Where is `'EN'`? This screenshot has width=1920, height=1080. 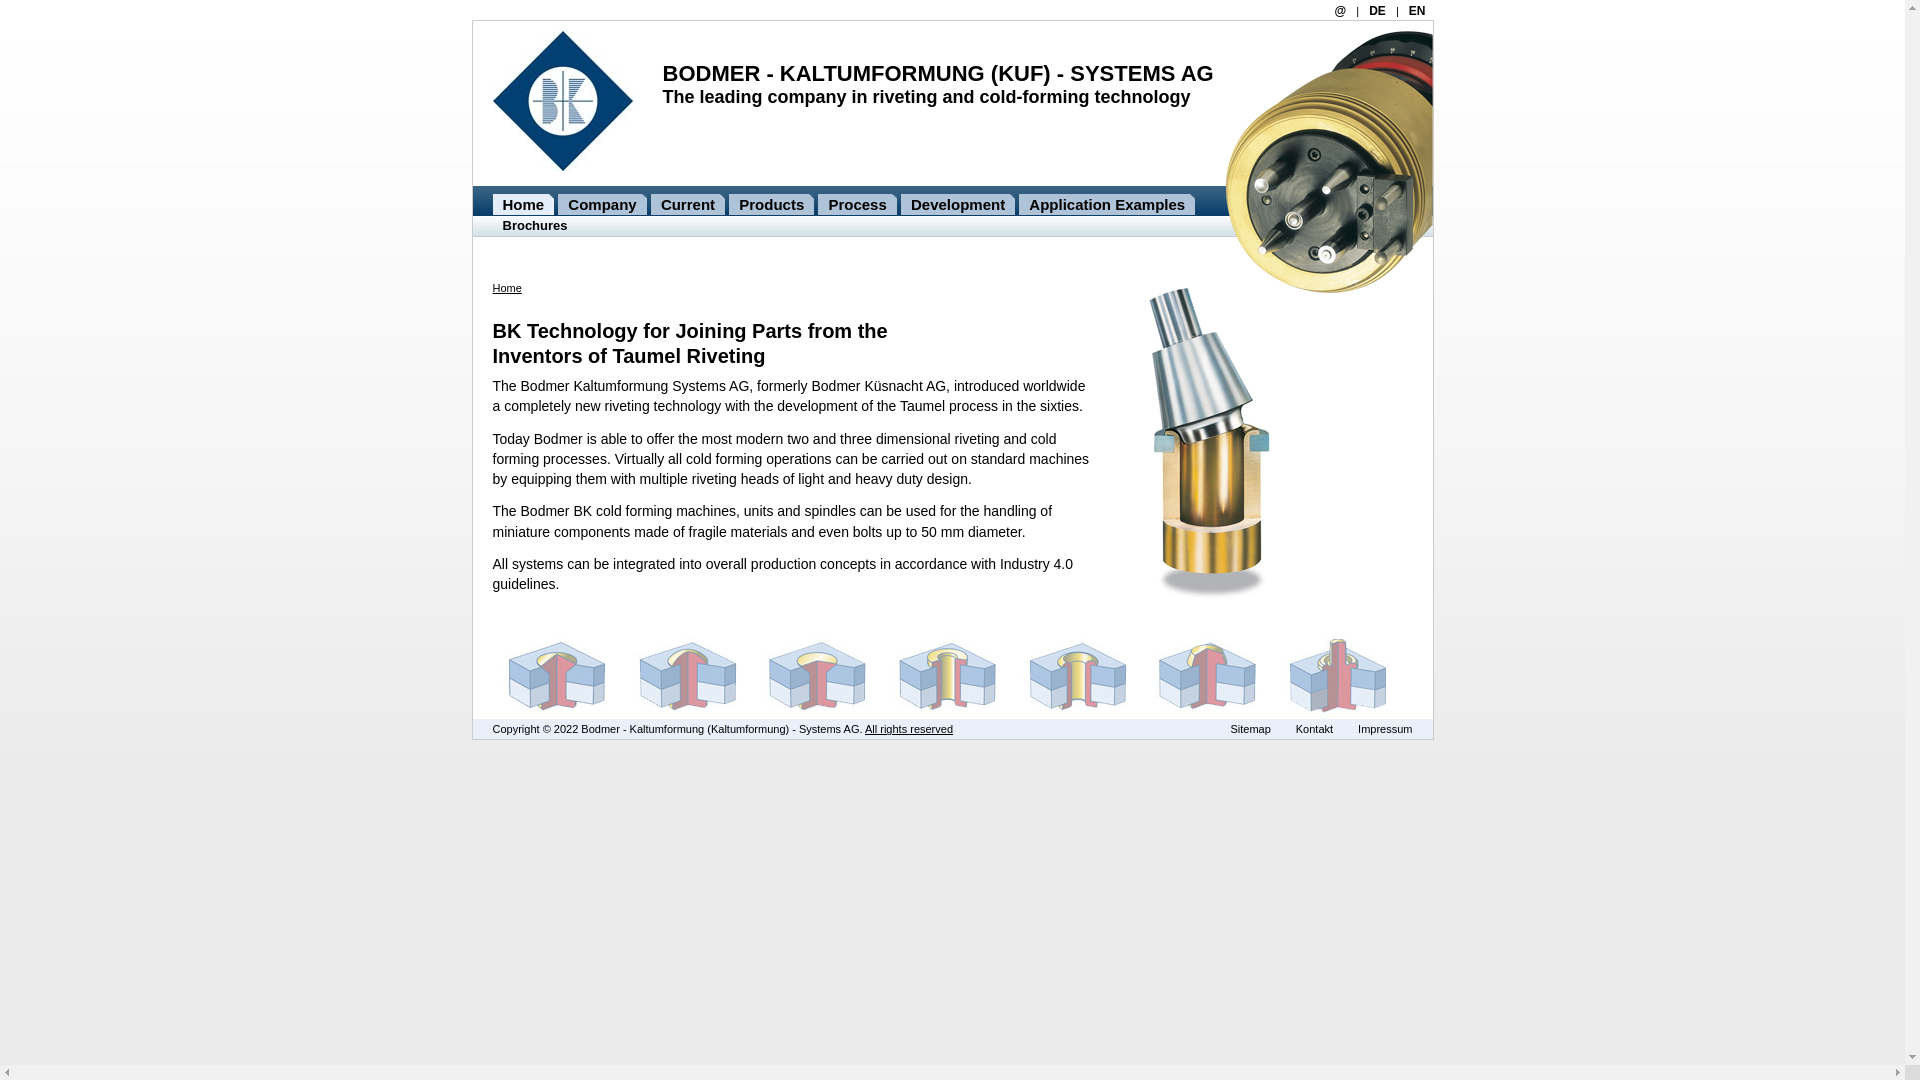
'EN' is located at coordinates (1416, 11).